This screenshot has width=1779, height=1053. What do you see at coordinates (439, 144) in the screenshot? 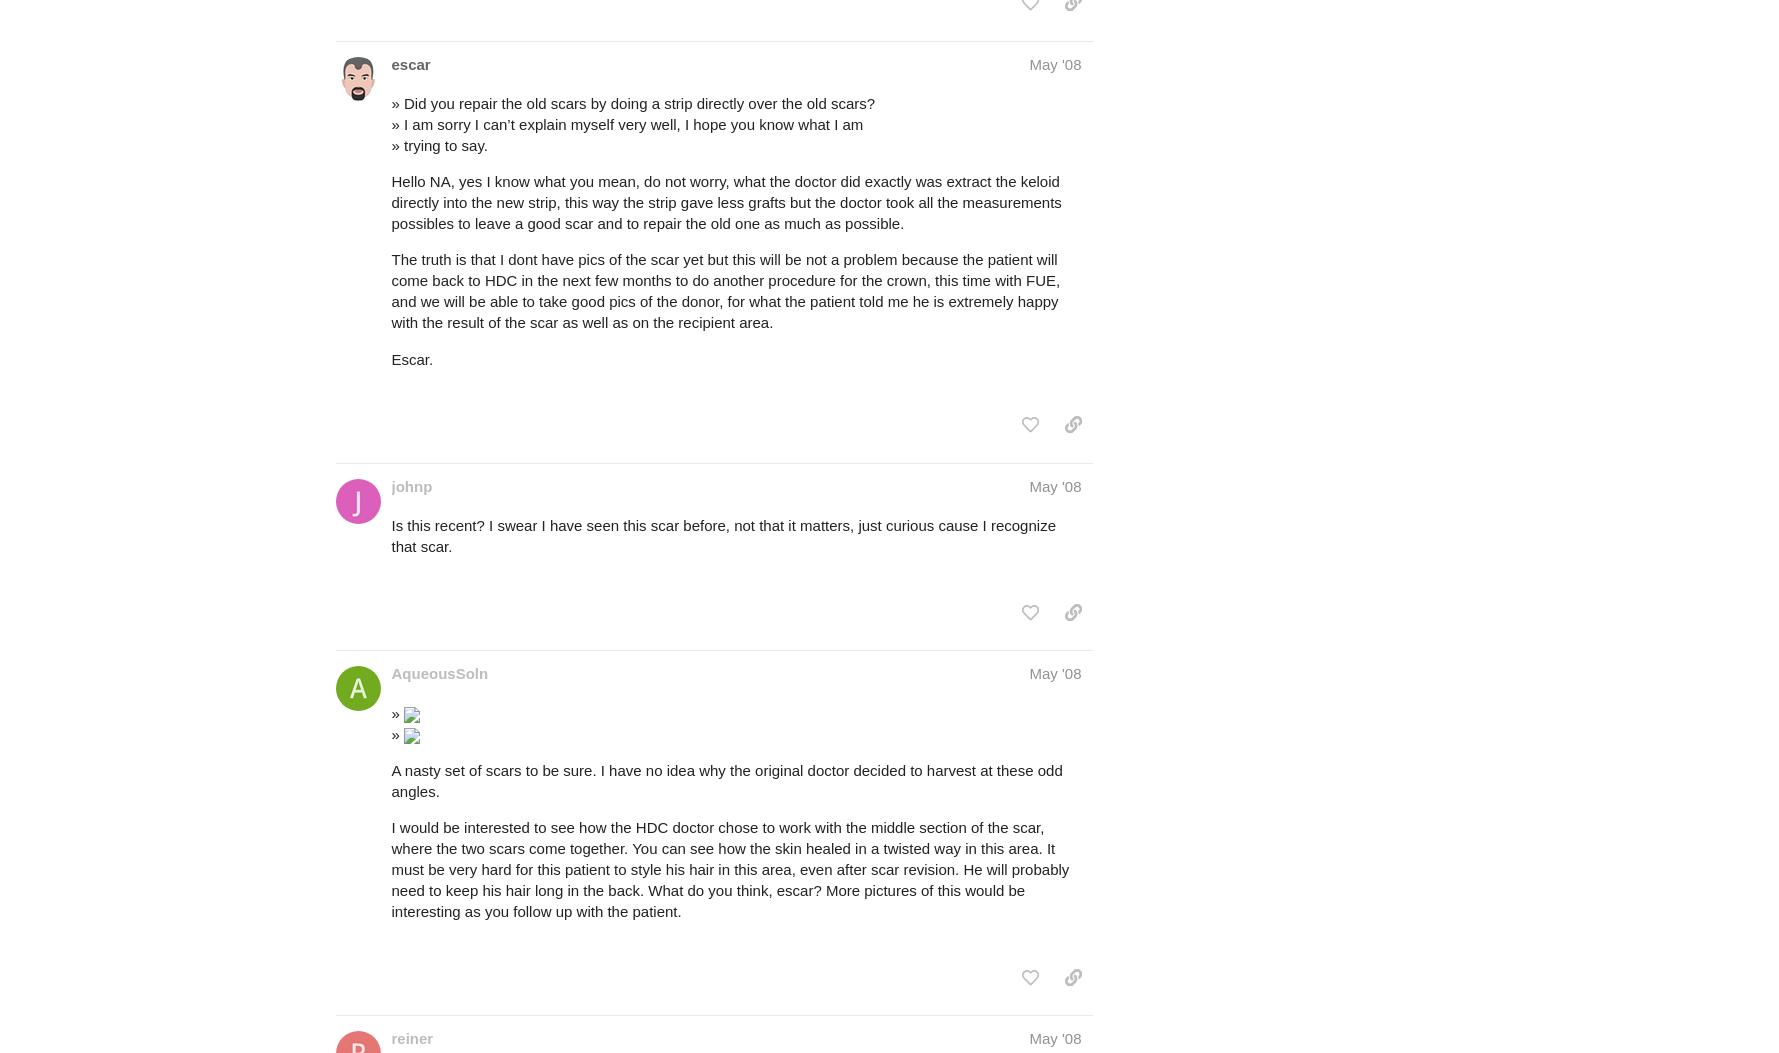
I see `'» trying to say.'` at bounding box center [439, 144].